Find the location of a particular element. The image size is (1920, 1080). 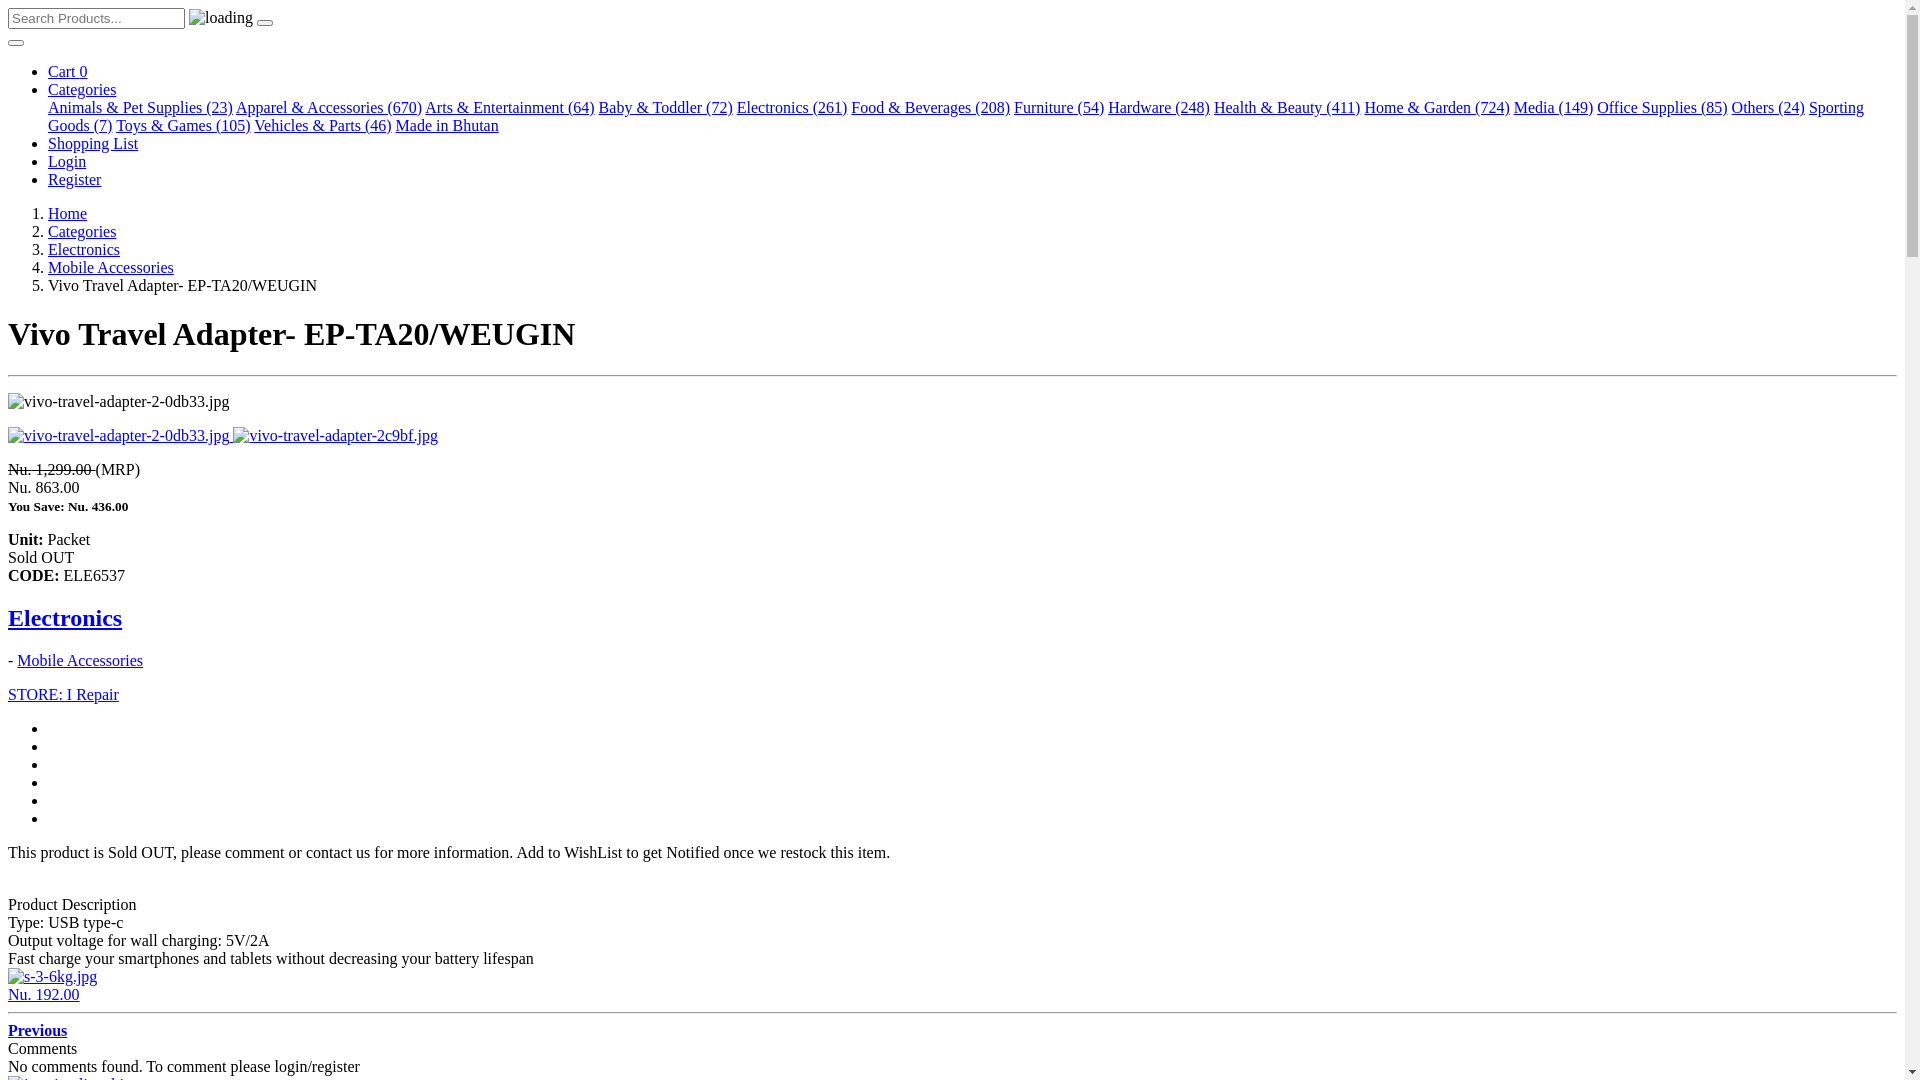

'Apparel & Accessories (670)' is located at coordinates (329, 107).